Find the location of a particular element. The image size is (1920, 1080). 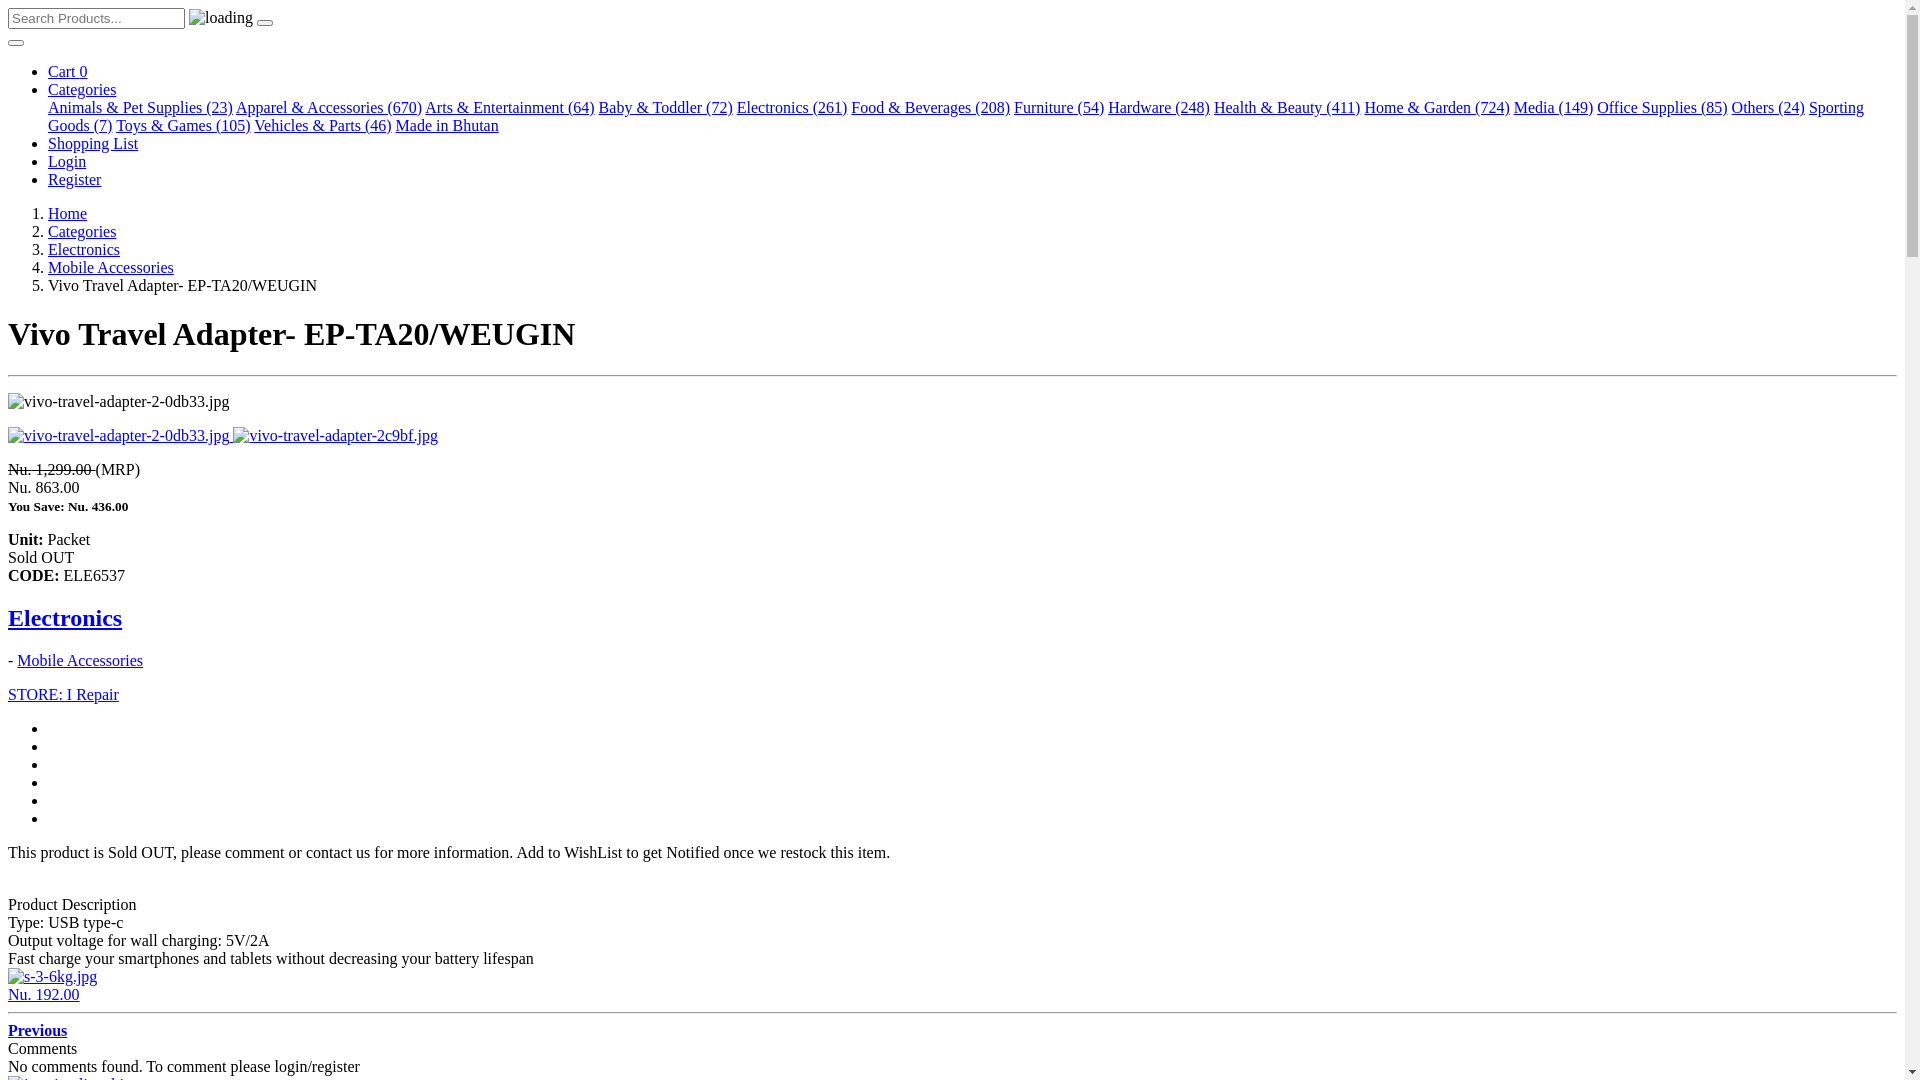

'Apparel & Accessories (670)' is located at coordinates (329, 107).